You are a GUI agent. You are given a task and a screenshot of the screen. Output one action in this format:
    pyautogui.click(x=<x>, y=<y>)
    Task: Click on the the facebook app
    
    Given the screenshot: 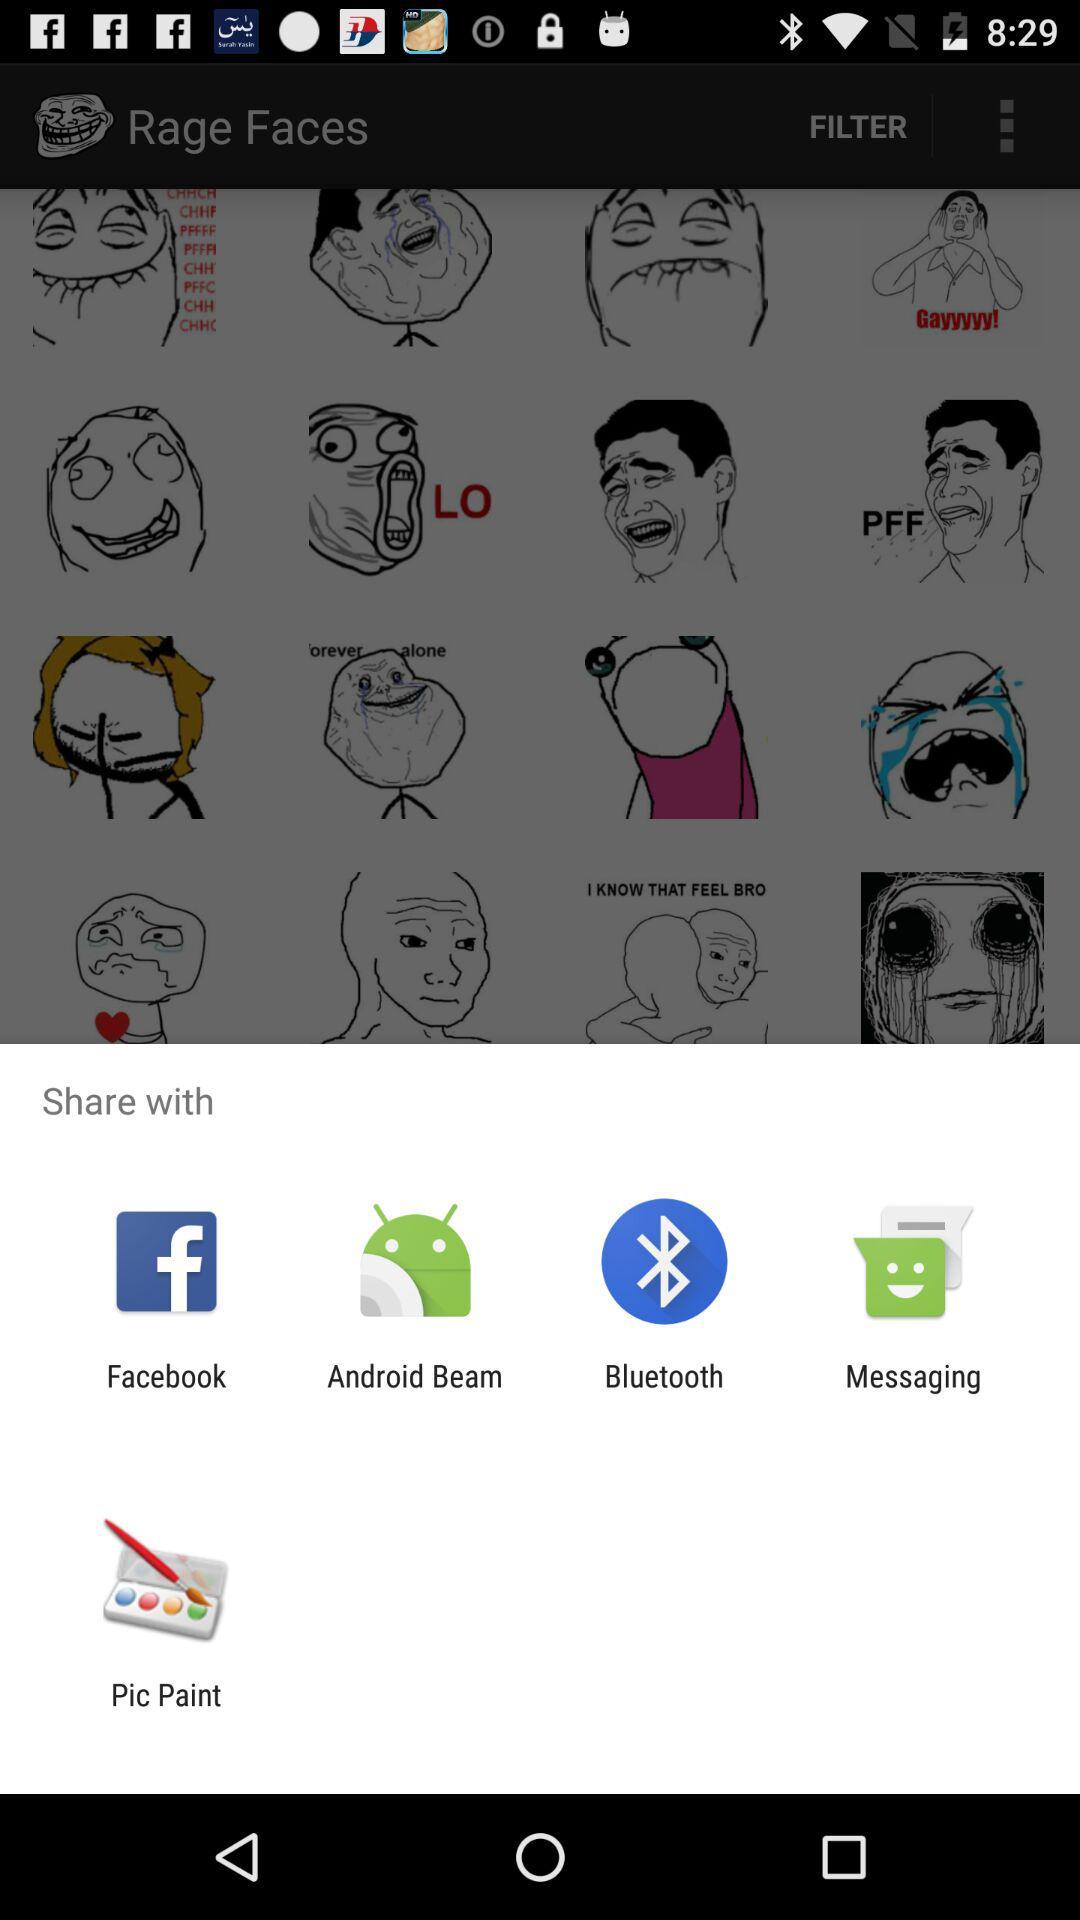 What is the action you would take?
    pyautogui.click(x=165, y=1392)
    